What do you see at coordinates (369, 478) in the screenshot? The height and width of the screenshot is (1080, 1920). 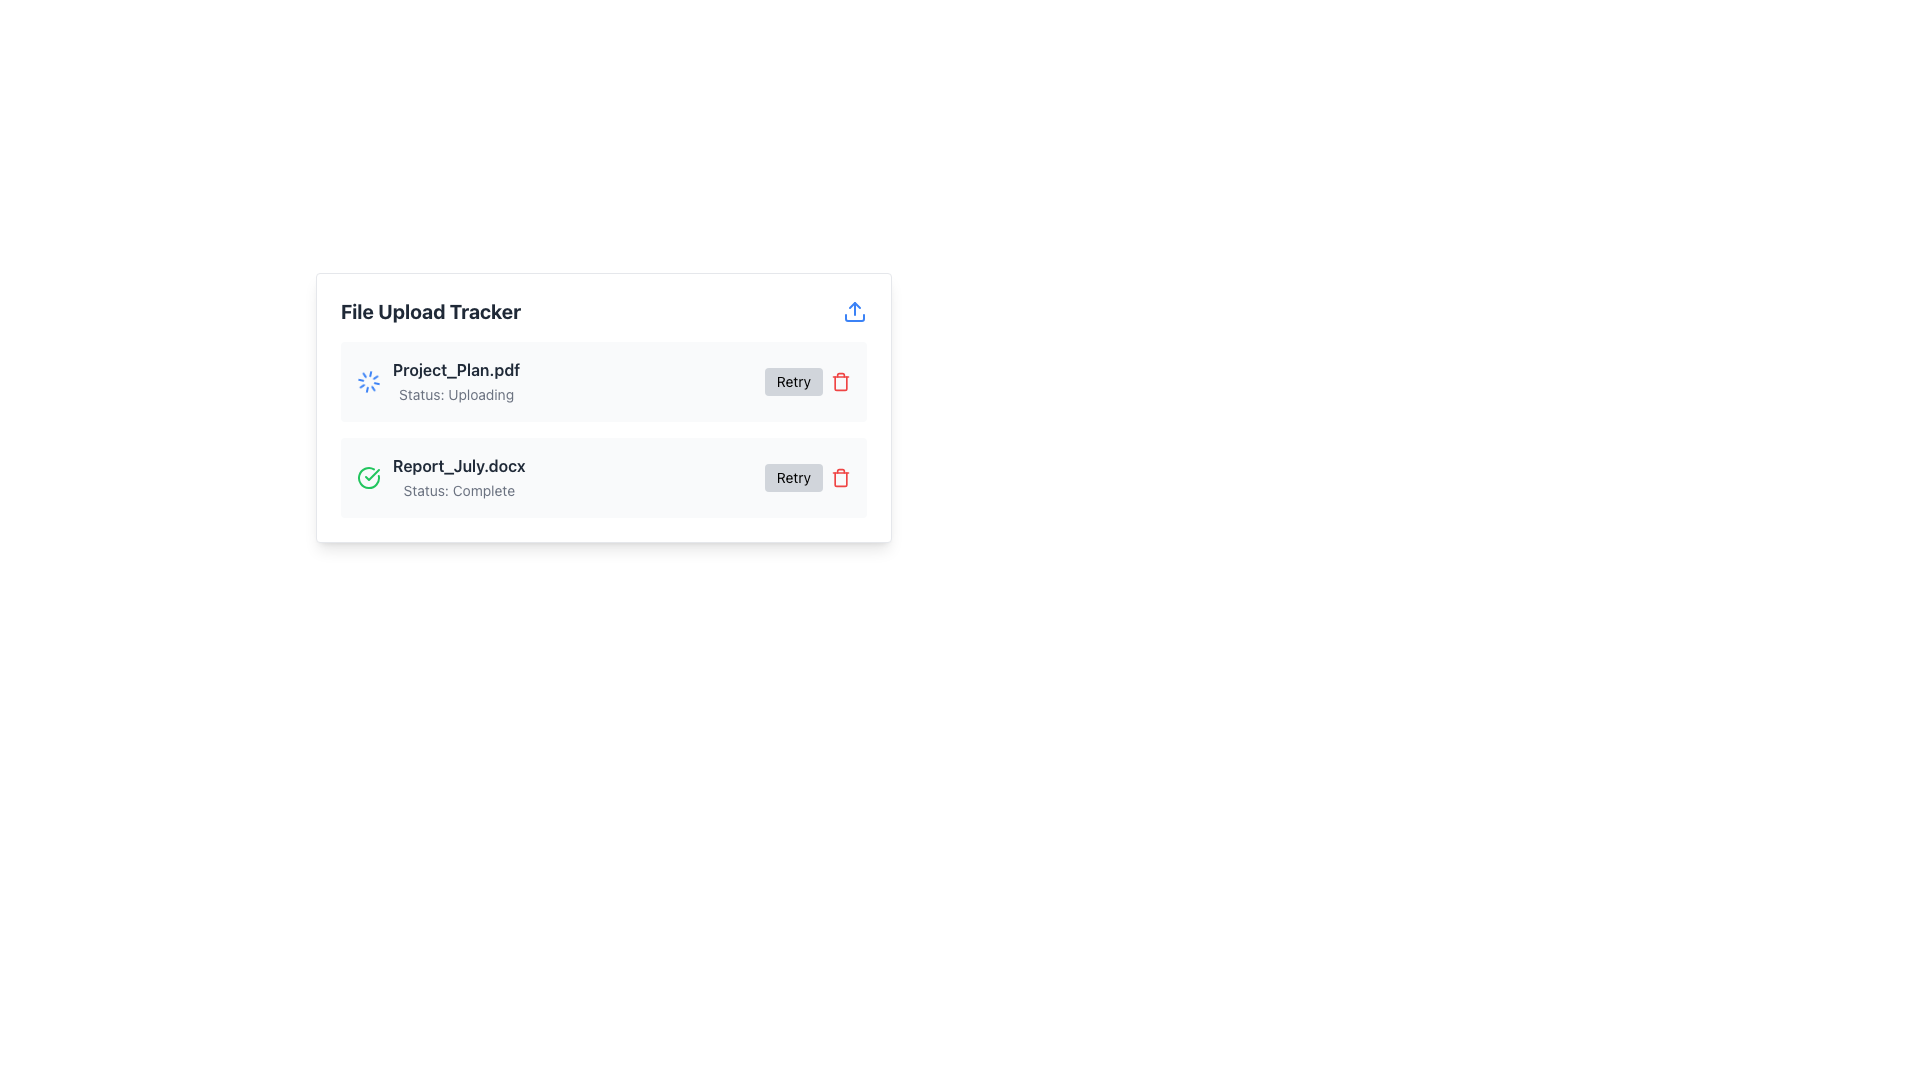 I see `the circular check mark icon with a green stroke, indicating a completed status, located to the left of the text 'Report_July.docx Status: Complete' in the second row of uploaded files` at bounding box center [369, 478].